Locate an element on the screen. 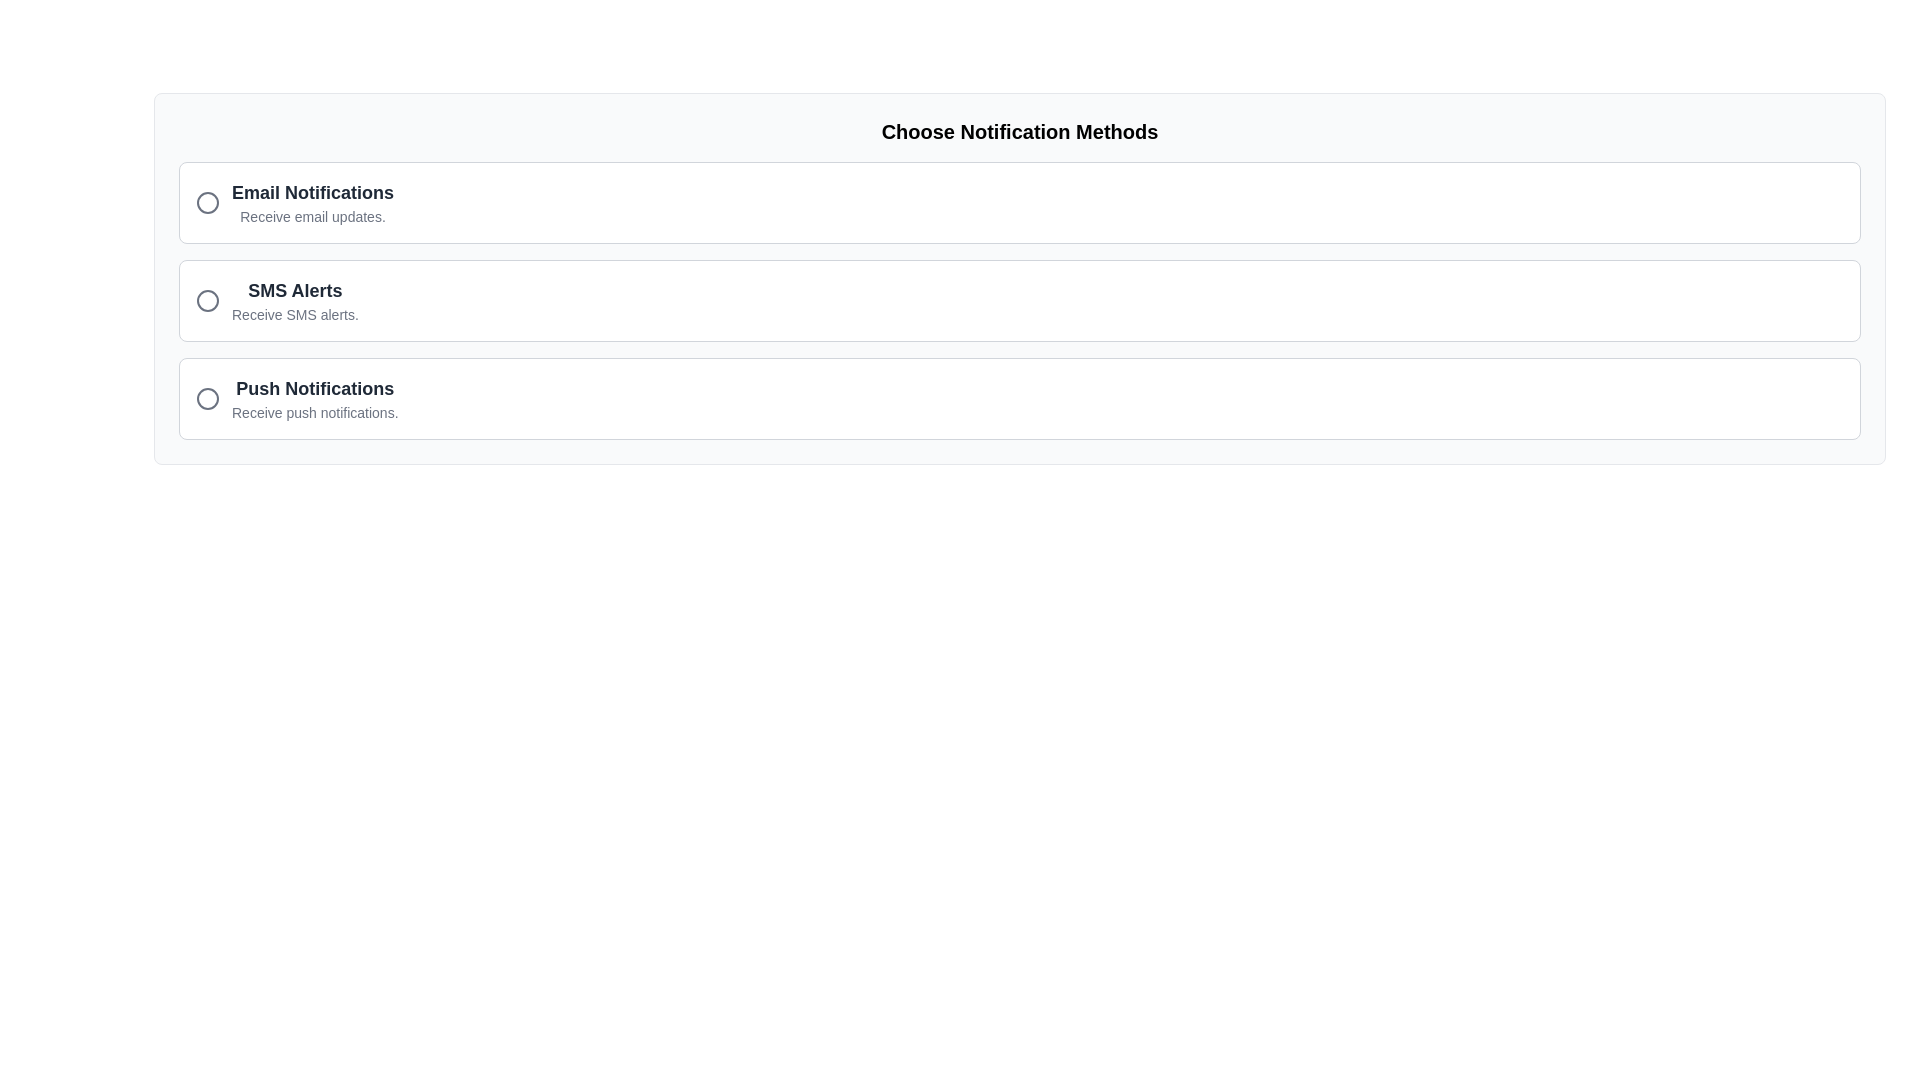 This screenshot has height=1080, width=1920. the SMS Alerts icon located on the left side of the SMS Alerts selection panel, preceding the text 'SMS Alerts' and its description 'Receive SMS alerts.' is located at coordinates (207, 300).